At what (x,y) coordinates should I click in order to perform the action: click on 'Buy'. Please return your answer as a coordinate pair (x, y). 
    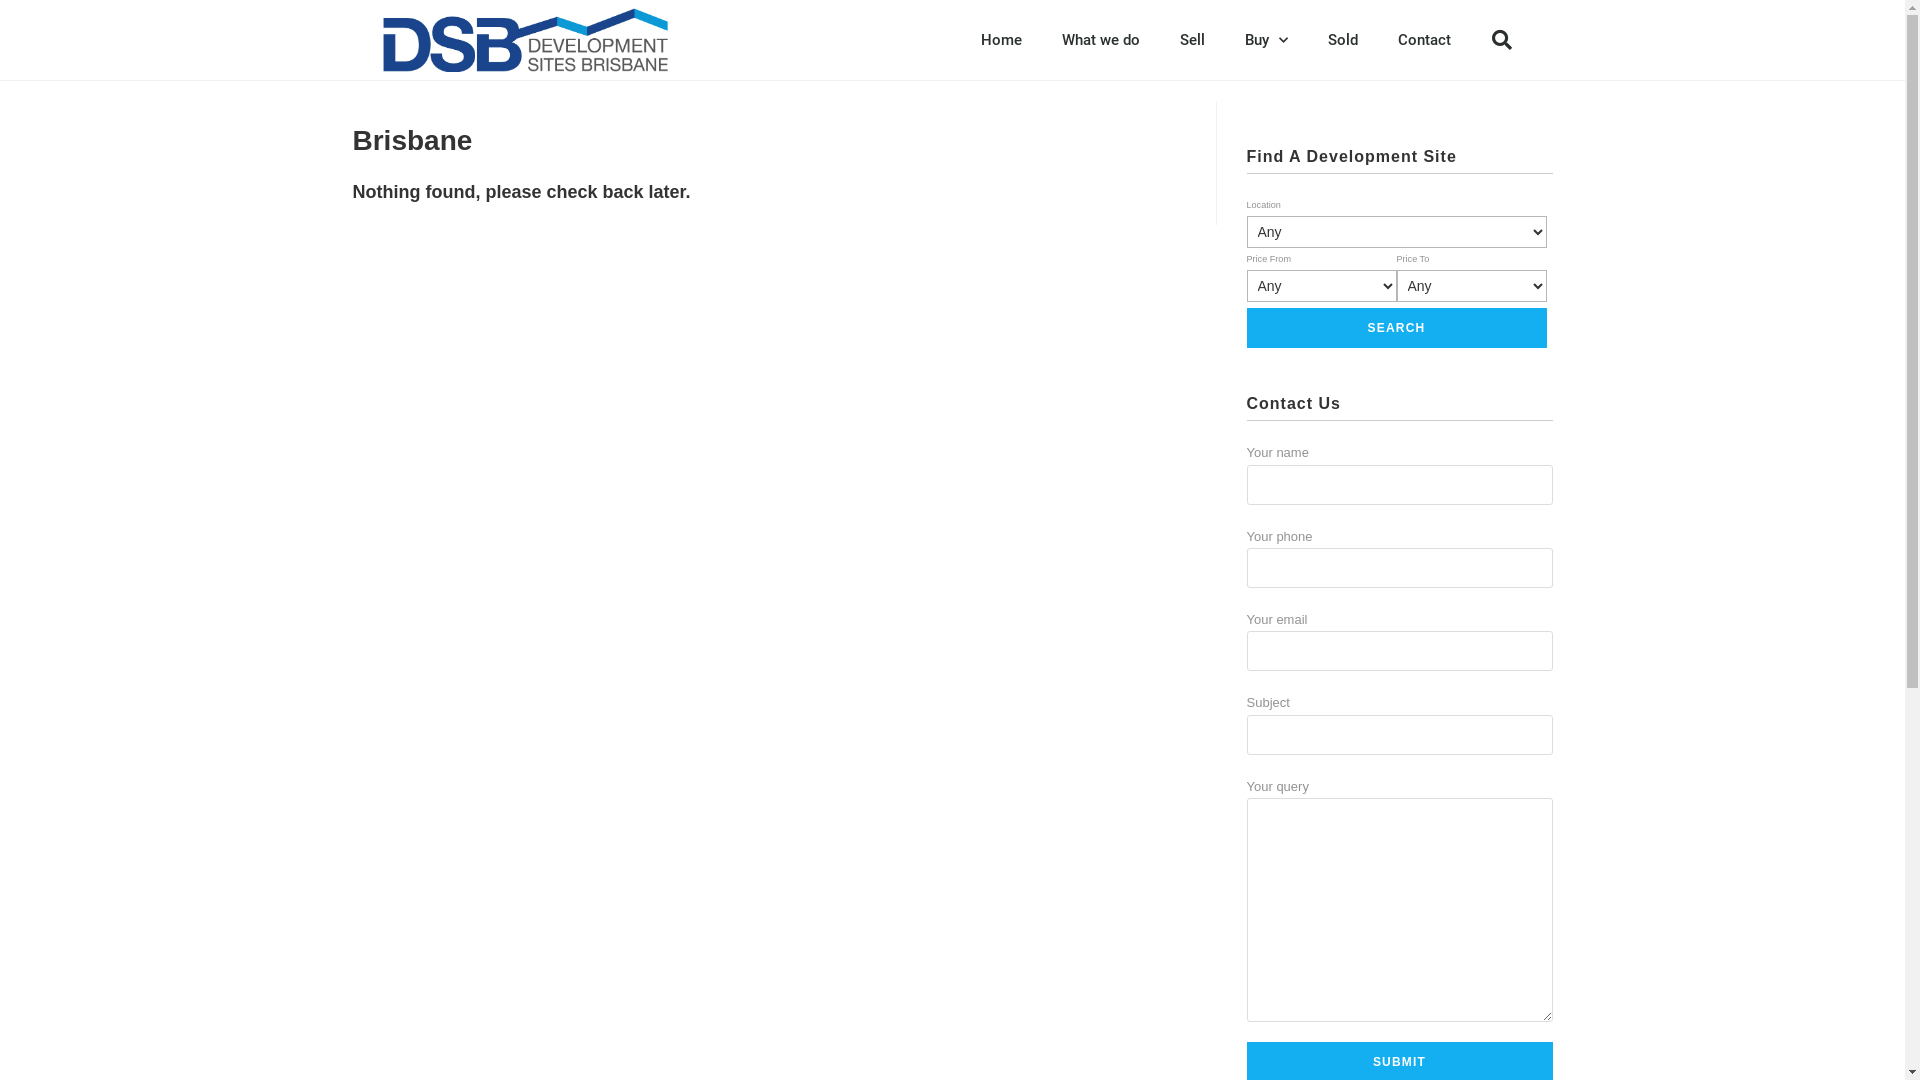
    Looking at the image, I should click on (1264, 39).